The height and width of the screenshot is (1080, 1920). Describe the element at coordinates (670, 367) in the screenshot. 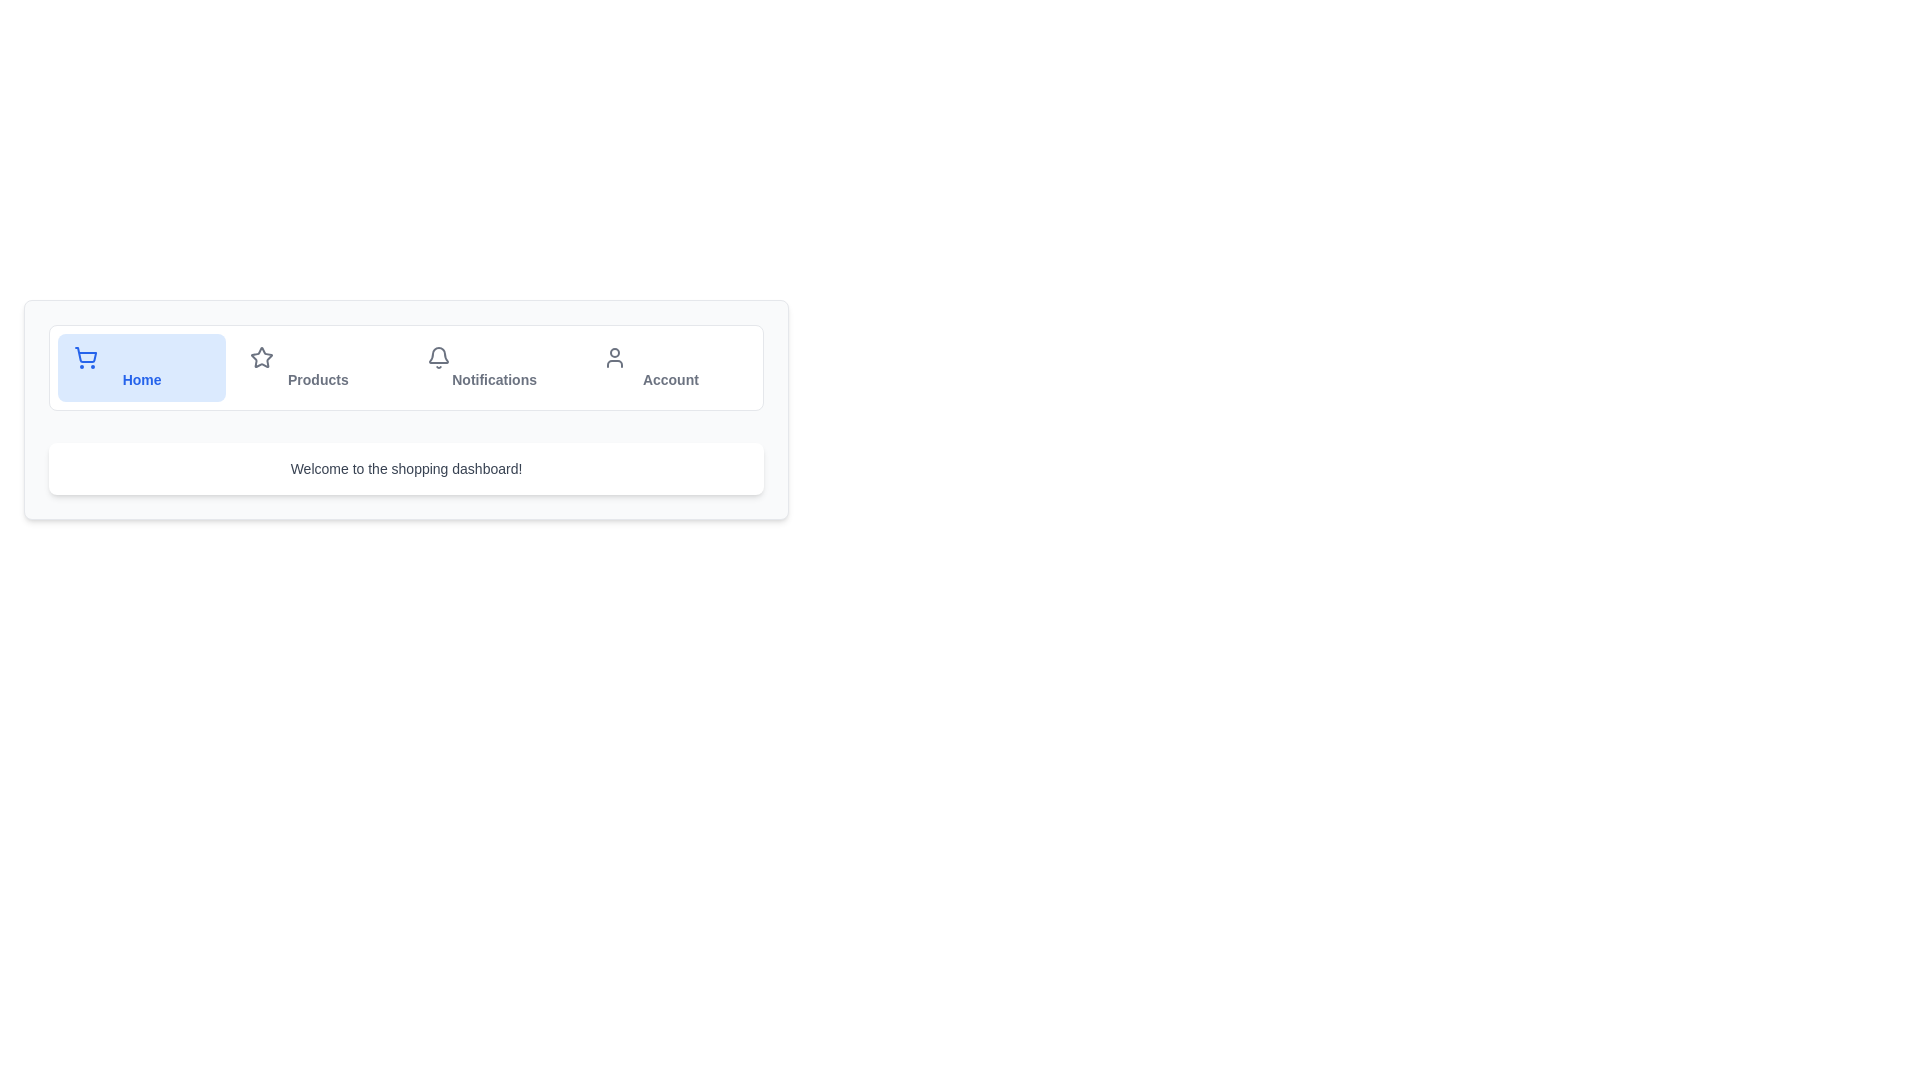

I see `the 'Account' button with a user icon above the text` at that location.